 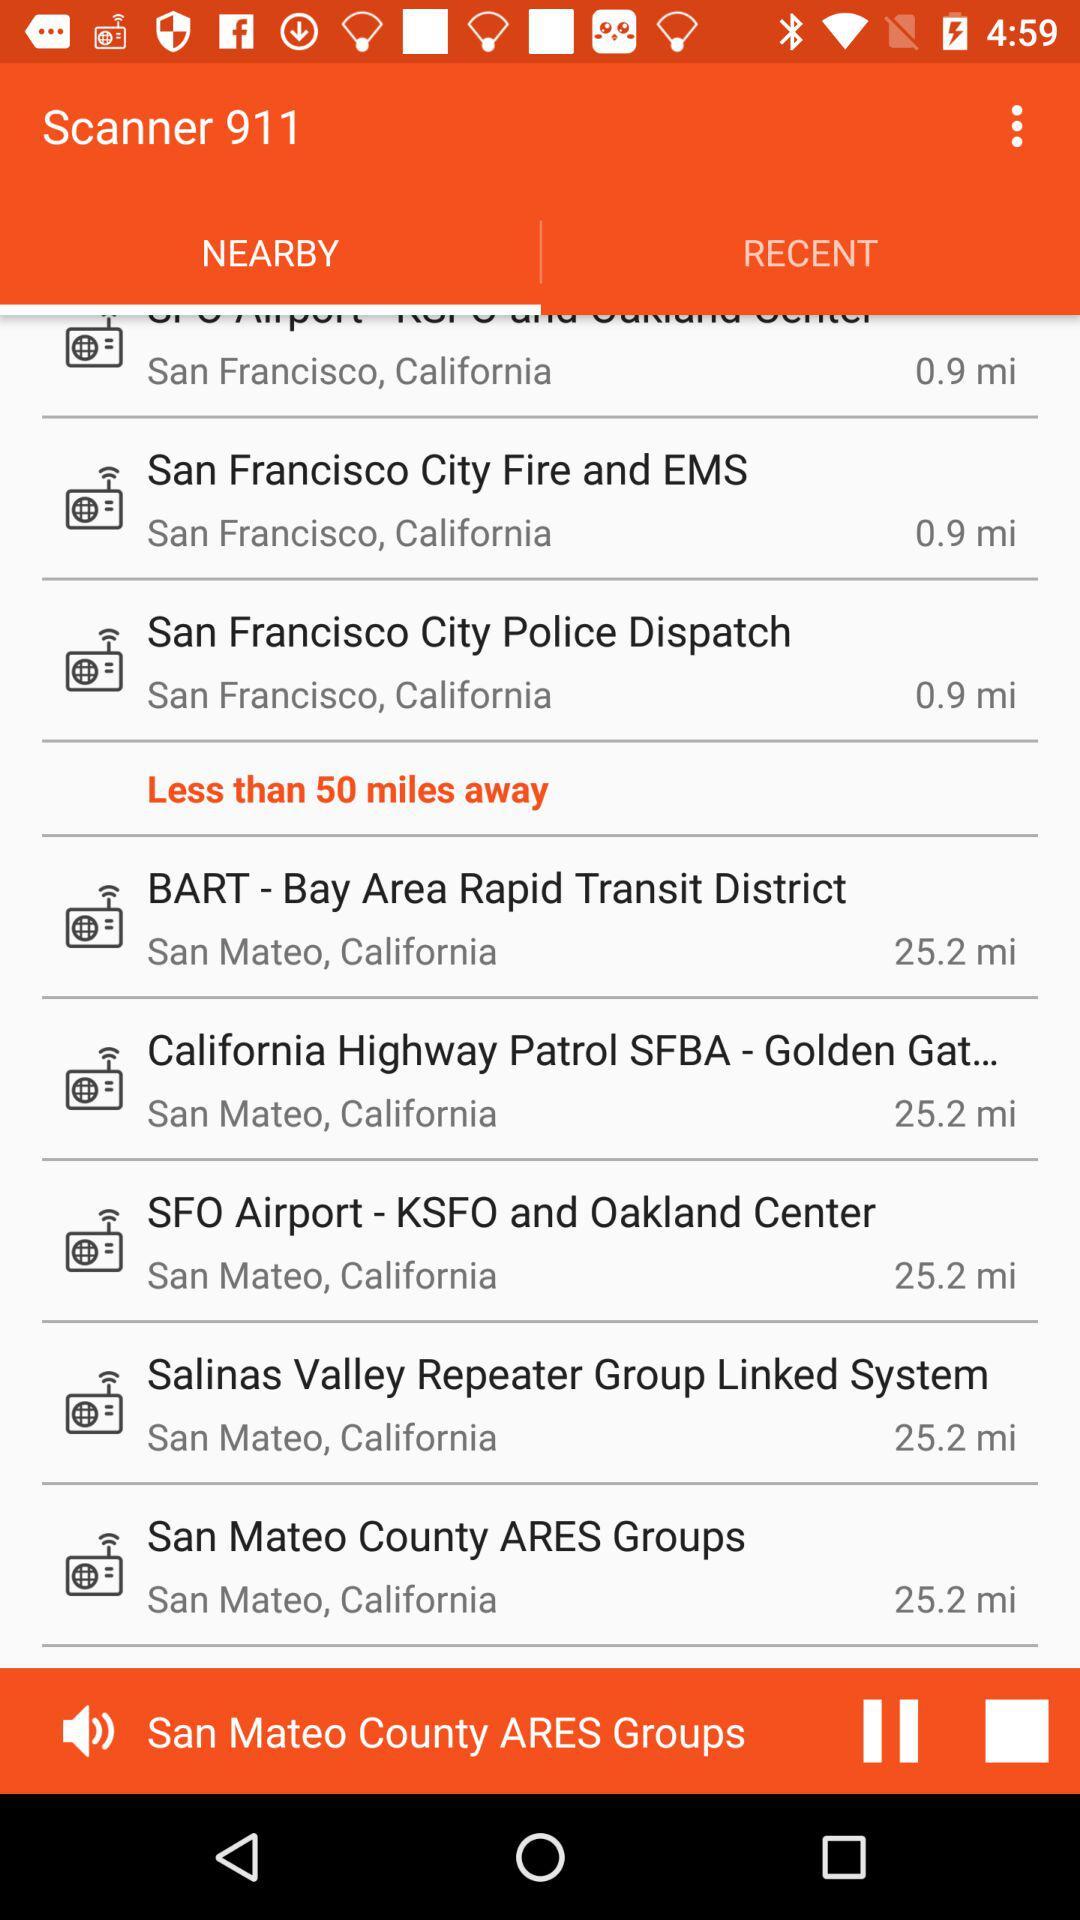 What do you see at coordinates (1017, 124) in the screenshot?
I see `the more icon` at bounding box center [1017, 124].